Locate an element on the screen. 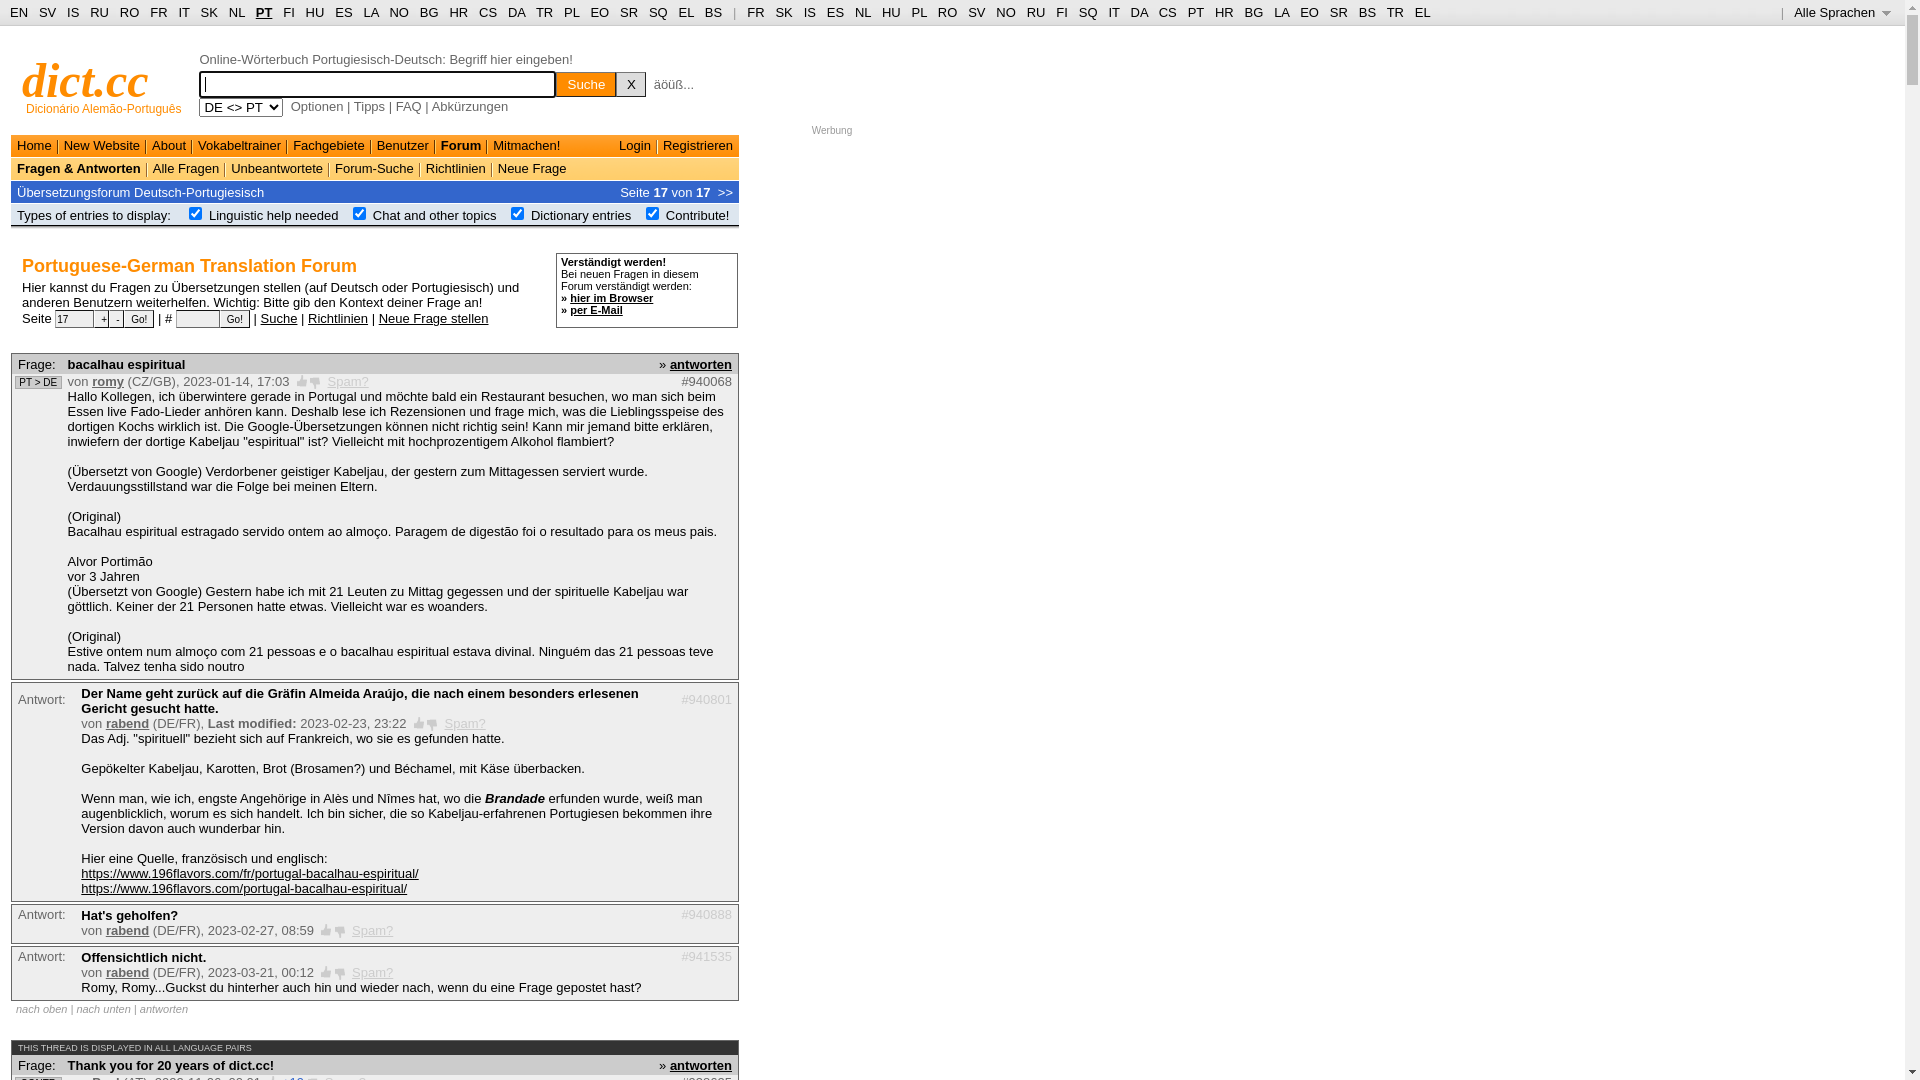 The image size is (1920, 1080). 'Portuguese-German Translation Forum' is located at coordinates (189, 265).